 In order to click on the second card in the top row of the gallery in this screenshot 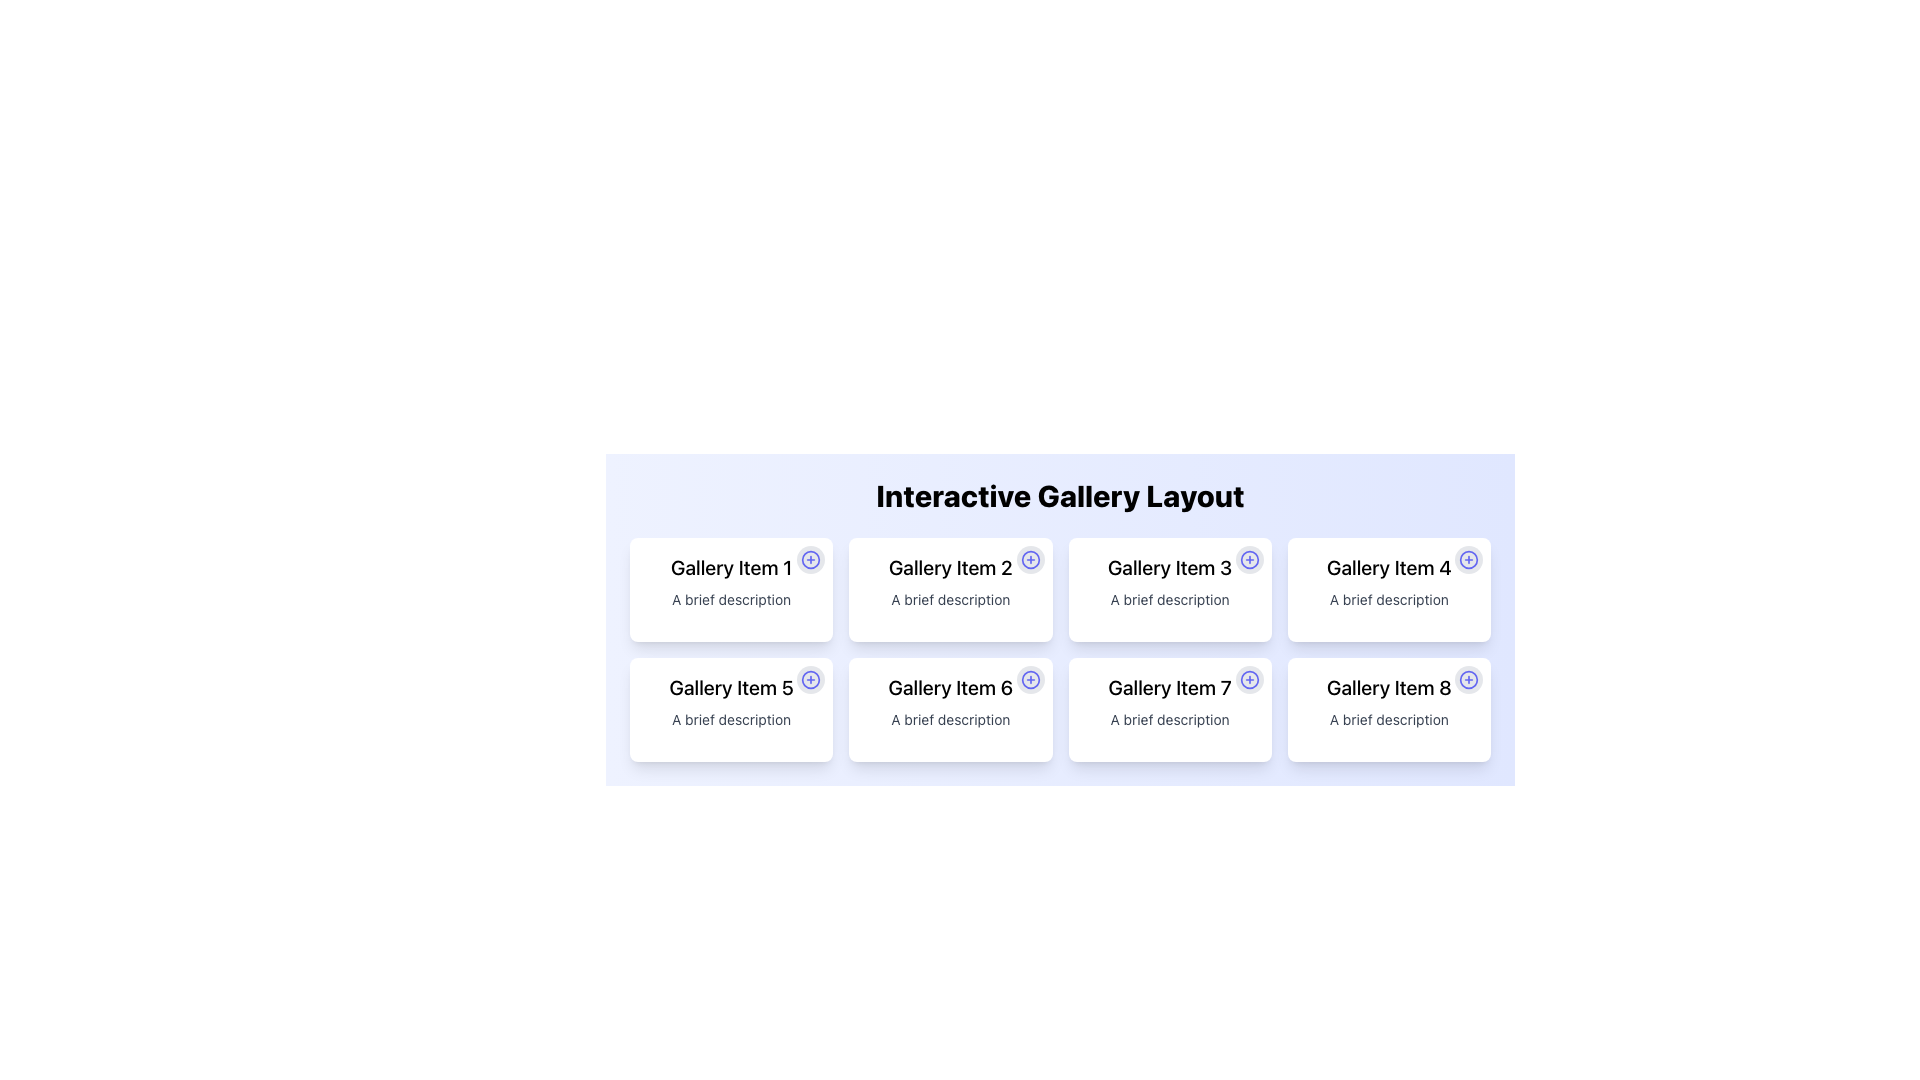, I will do `click(949, 589)`.